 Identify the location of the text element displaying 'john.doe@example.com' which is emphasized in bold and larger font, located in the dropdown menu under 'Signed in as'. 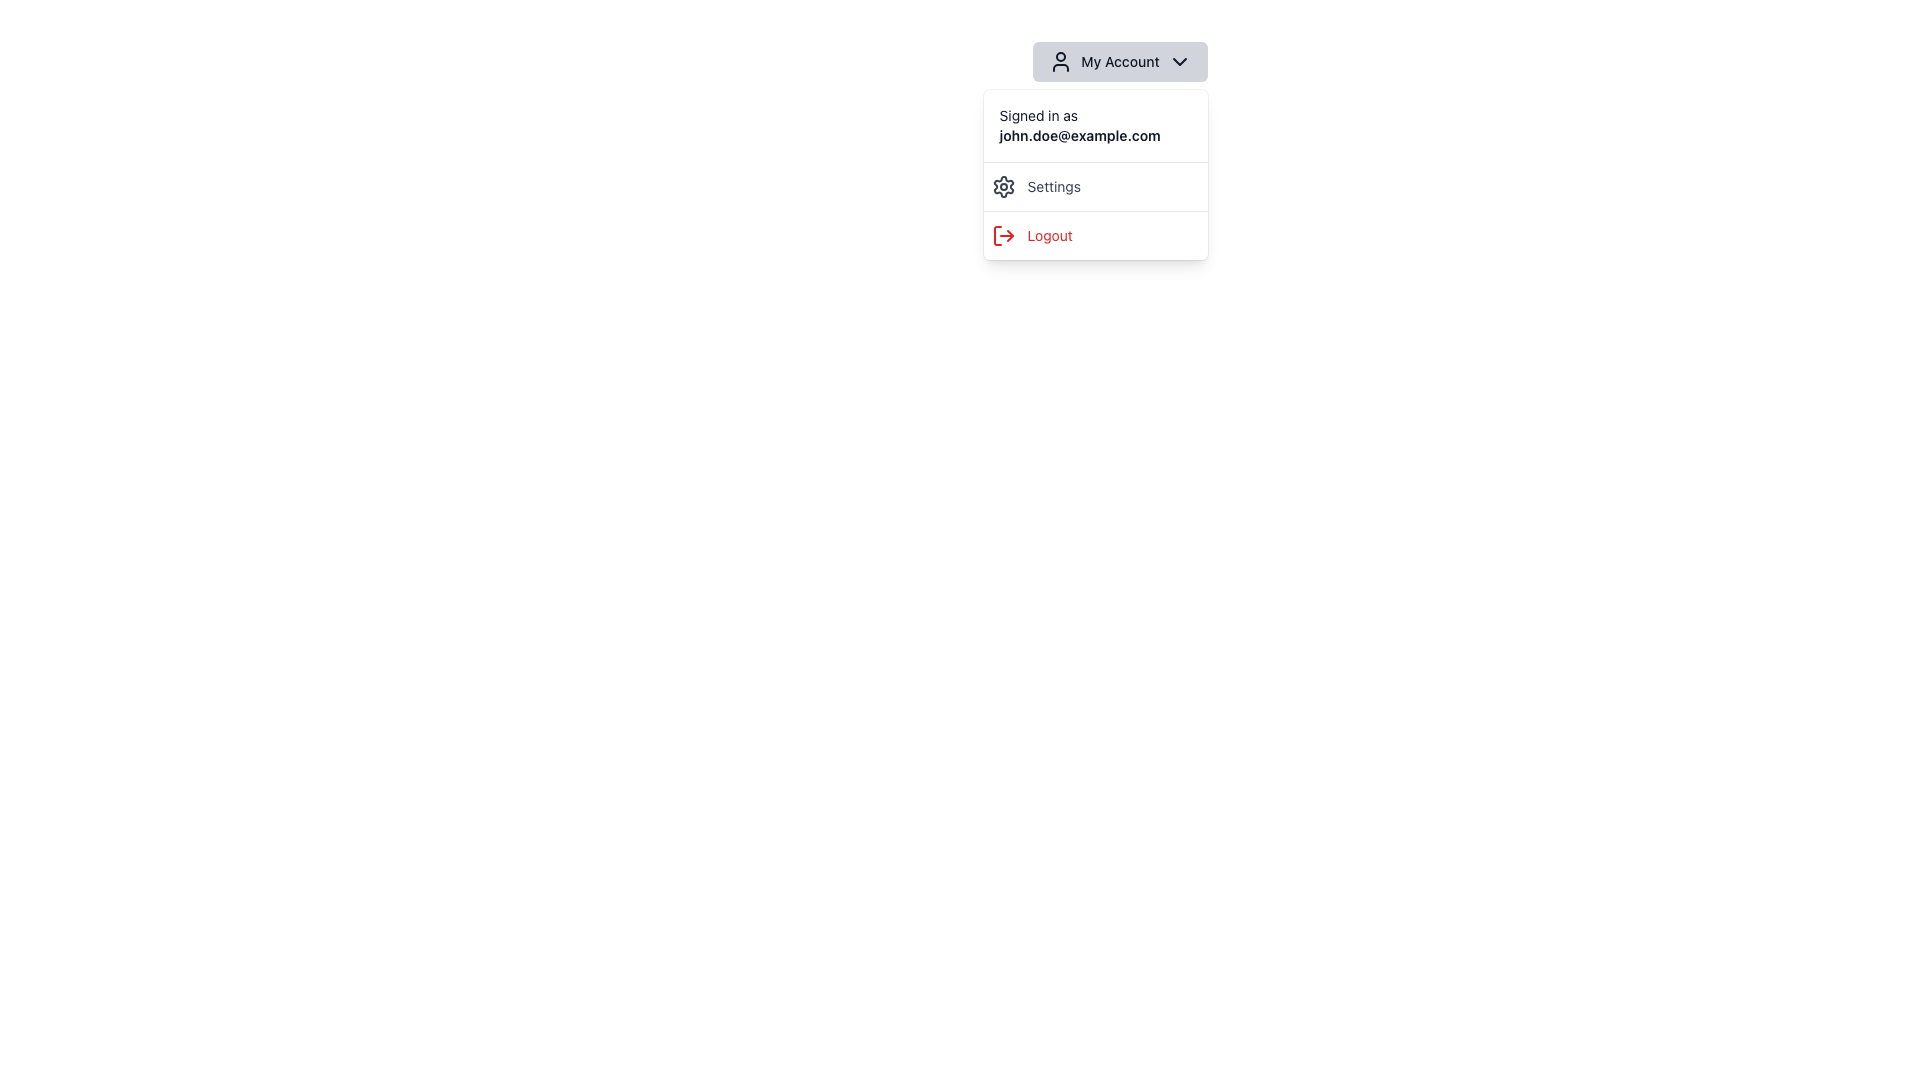
(1094, 135).